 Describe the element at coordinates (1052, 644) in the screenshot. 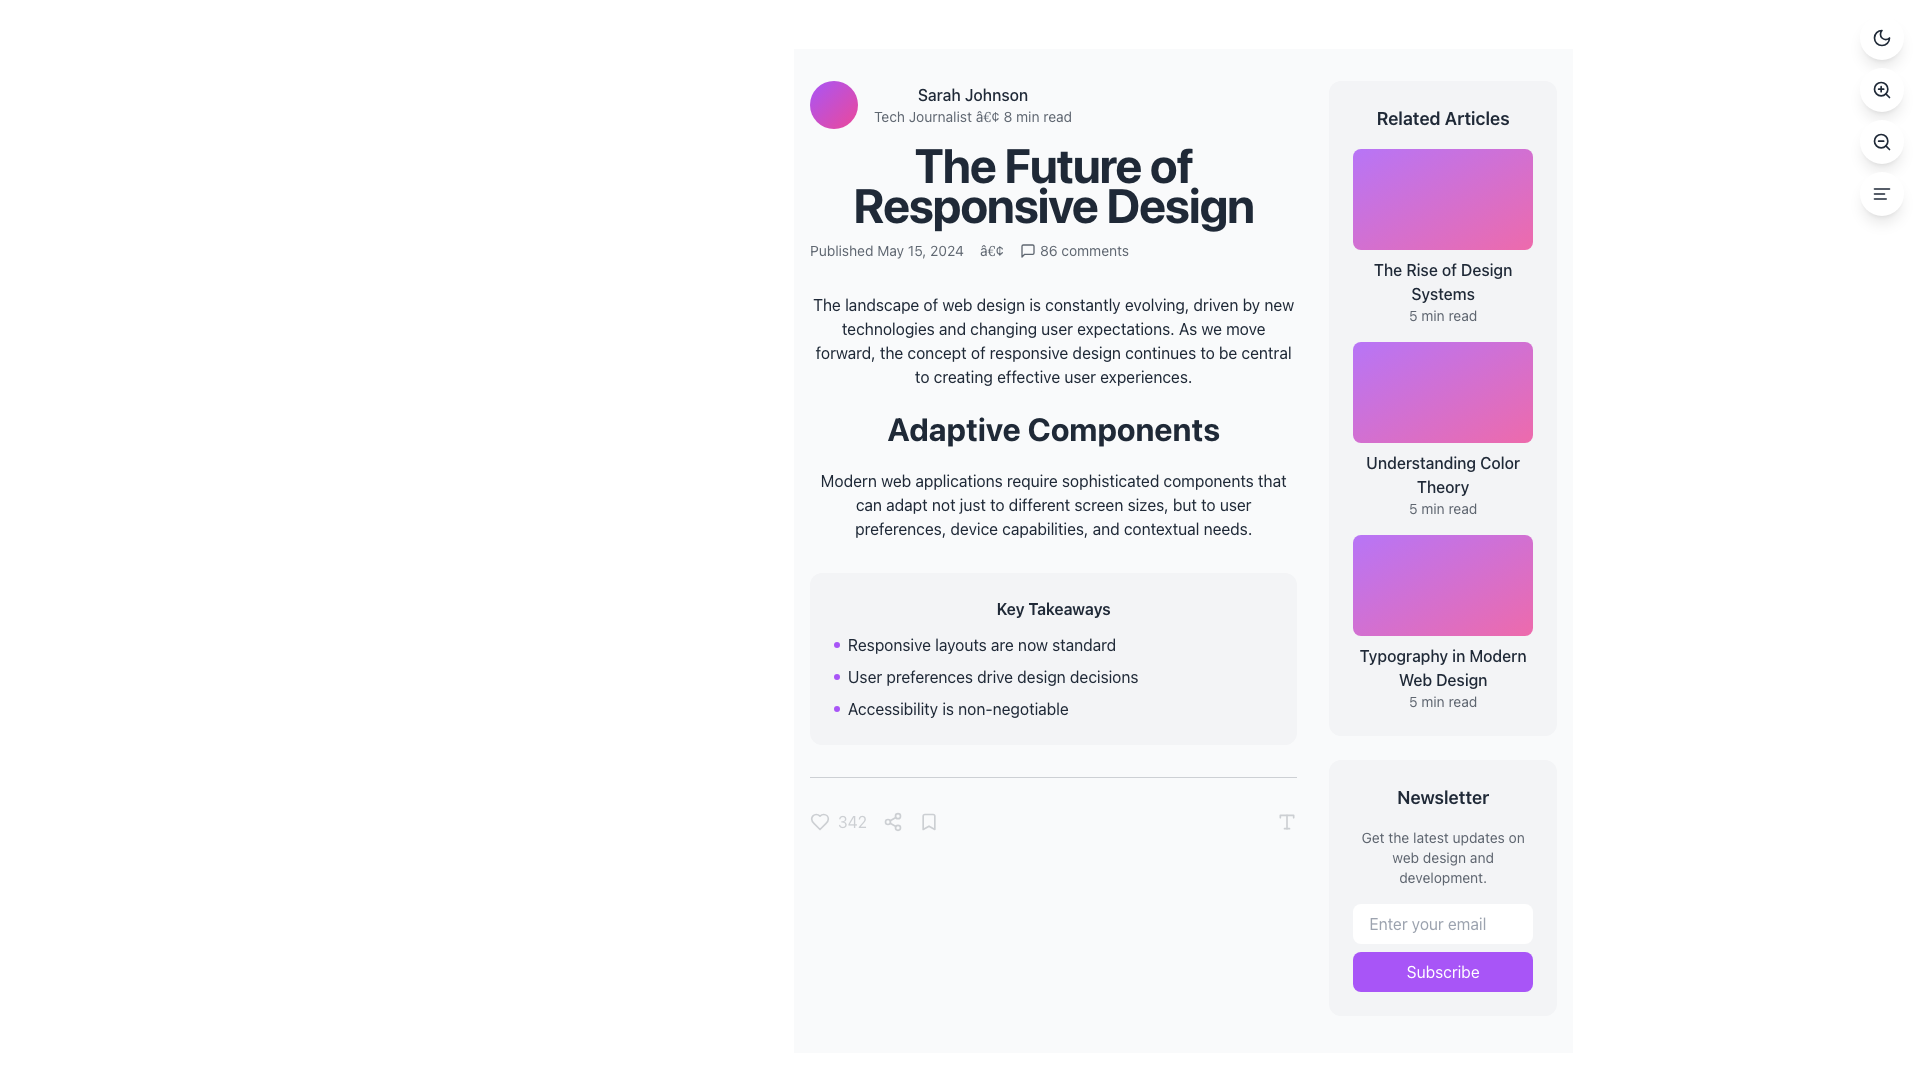

I see `the first Text item in the 'Key Takeaways' card section` at that location.